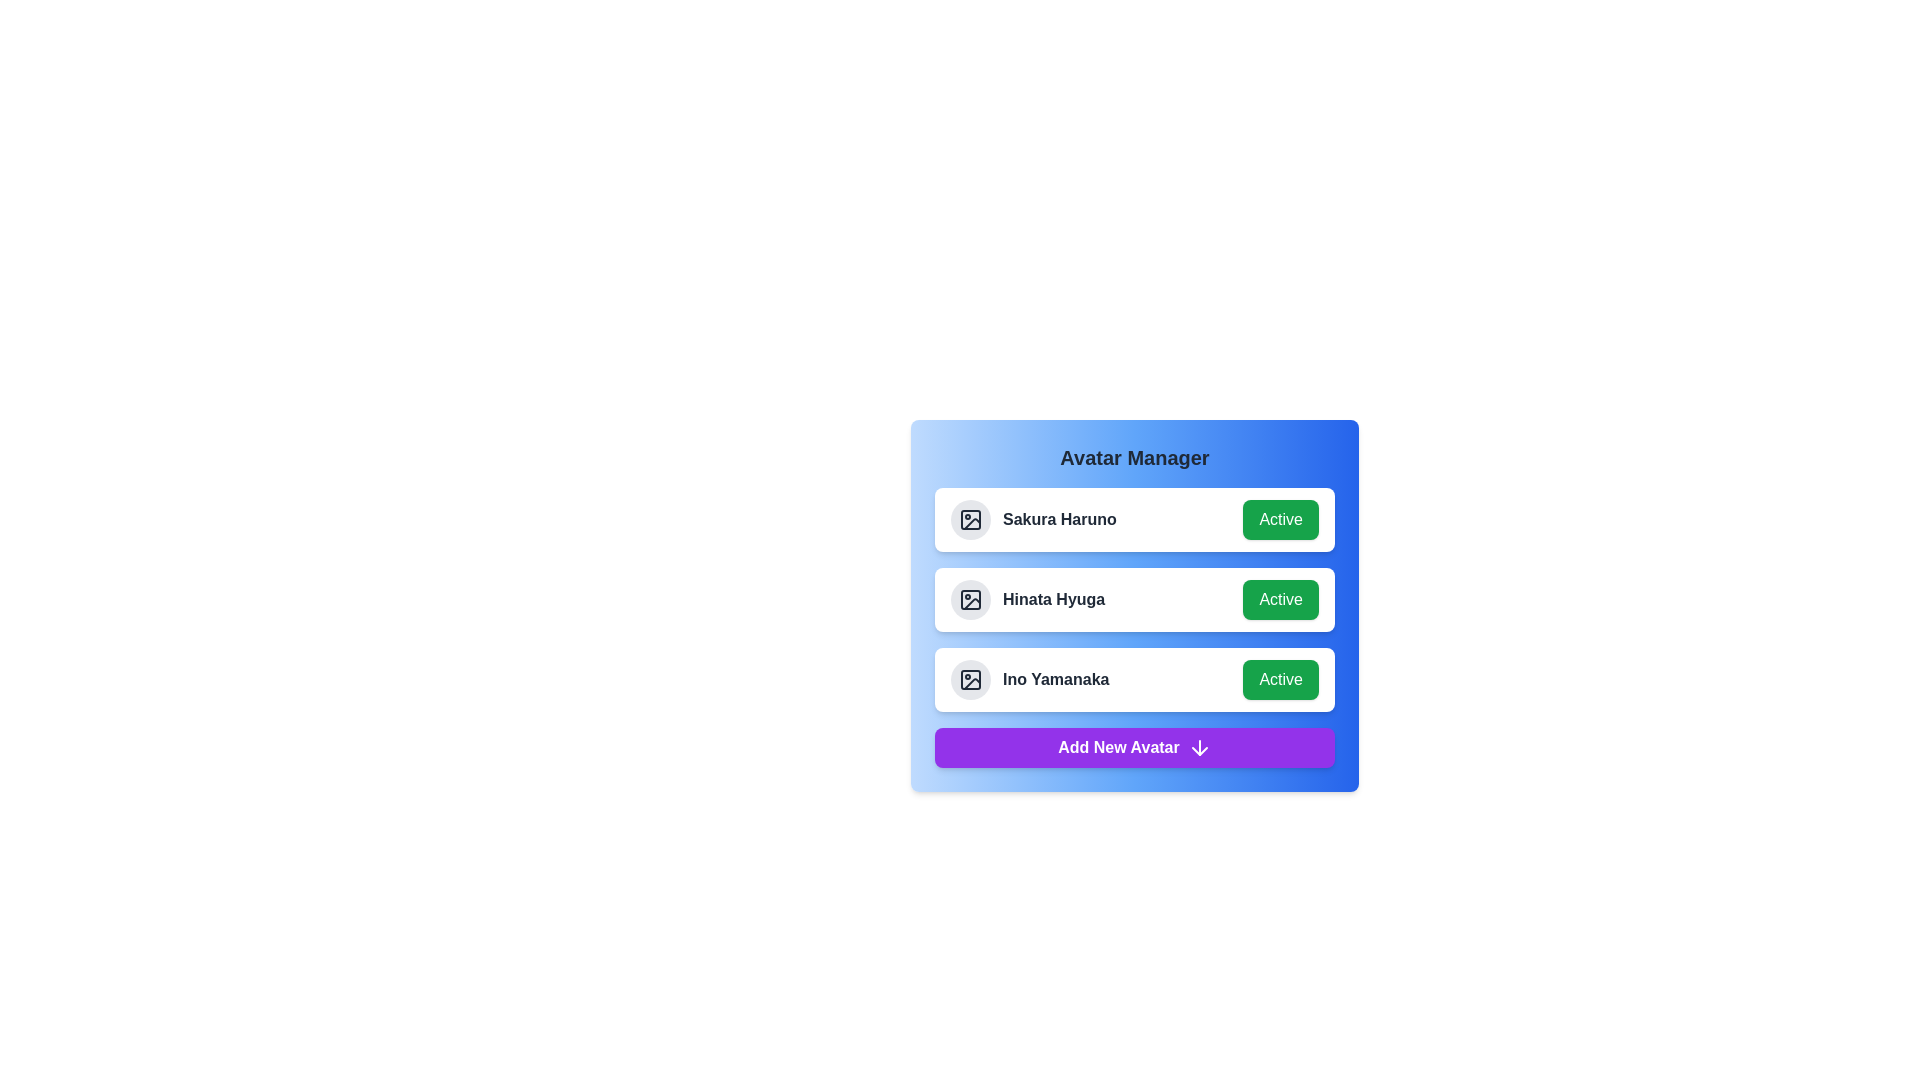  What do you see at coordinates (1028, 599) in the screenshot?
I see `the text label 'Hinata Hyuga' in the user list, which is the second entry, positioned next to an avatar placeholder icon on the left` at bounding box center [1028, 599].